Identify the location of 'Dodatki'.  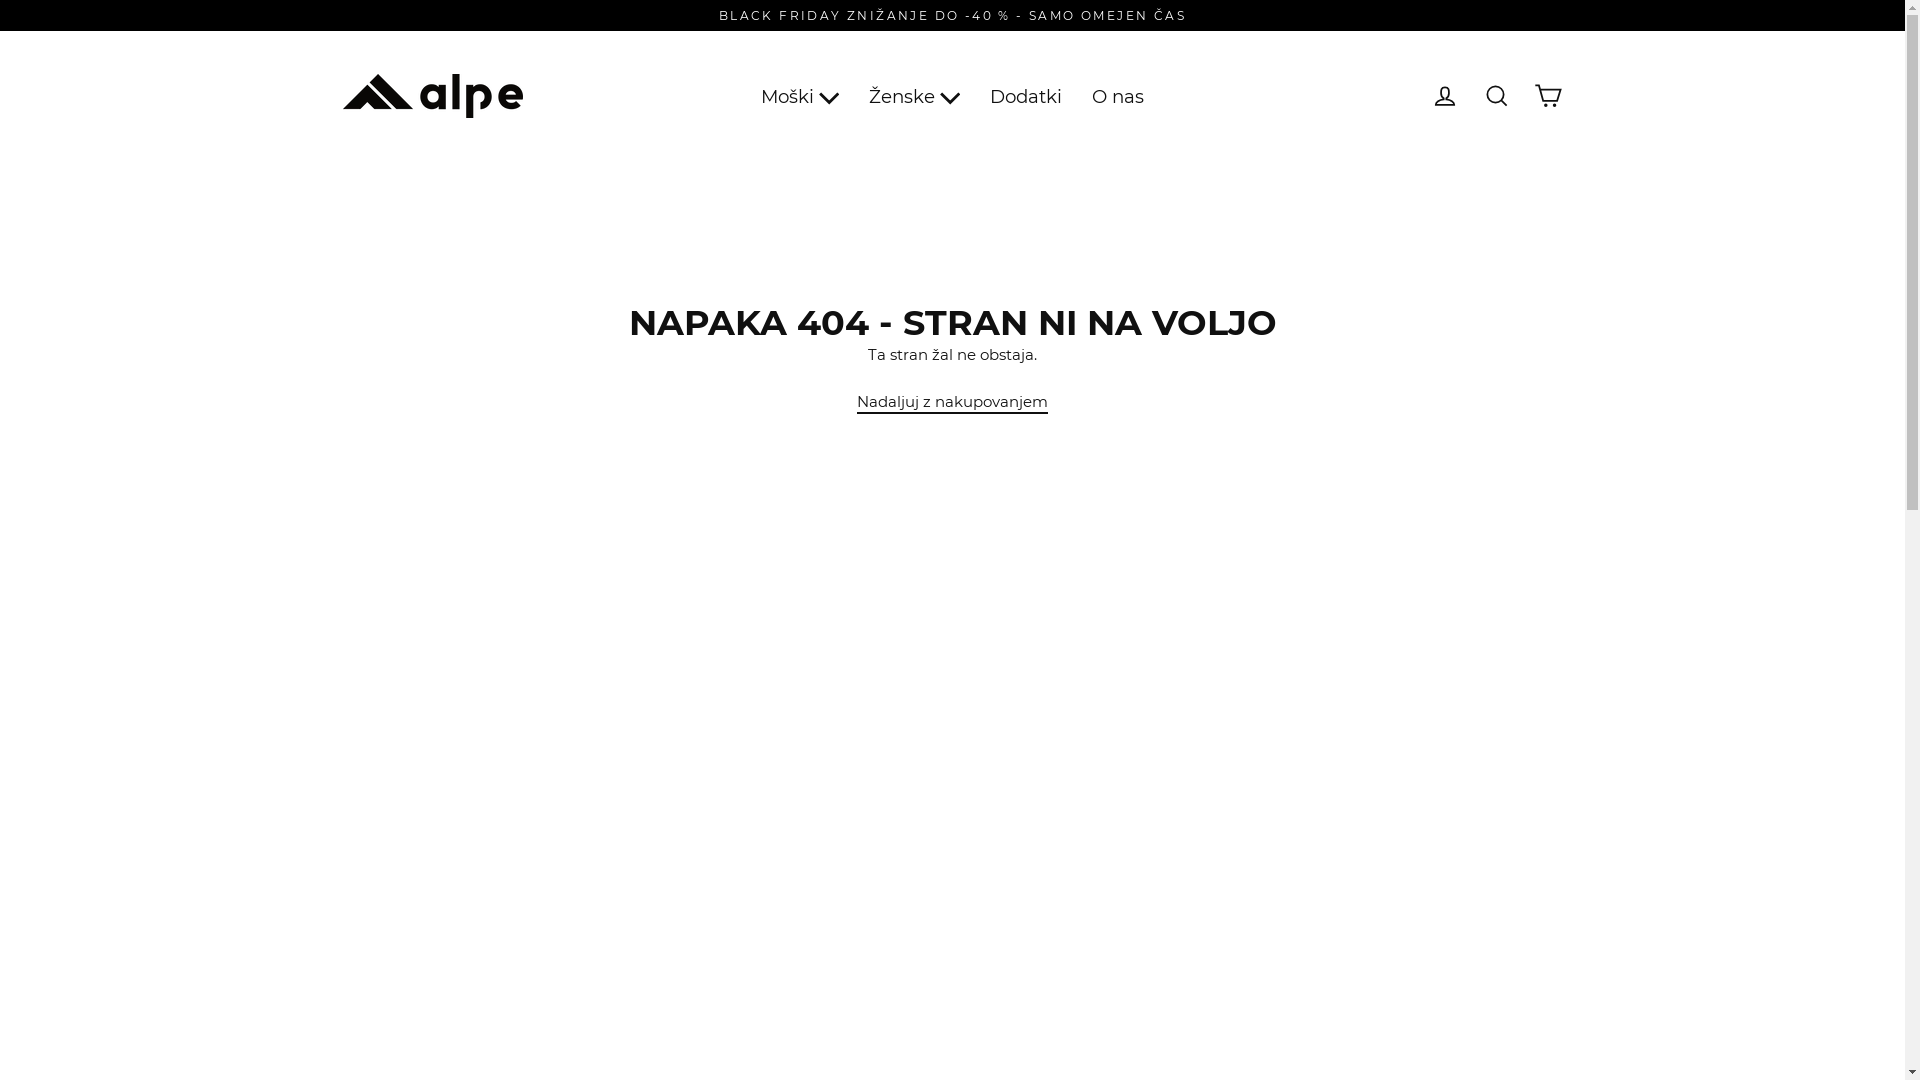
(1026, 96).